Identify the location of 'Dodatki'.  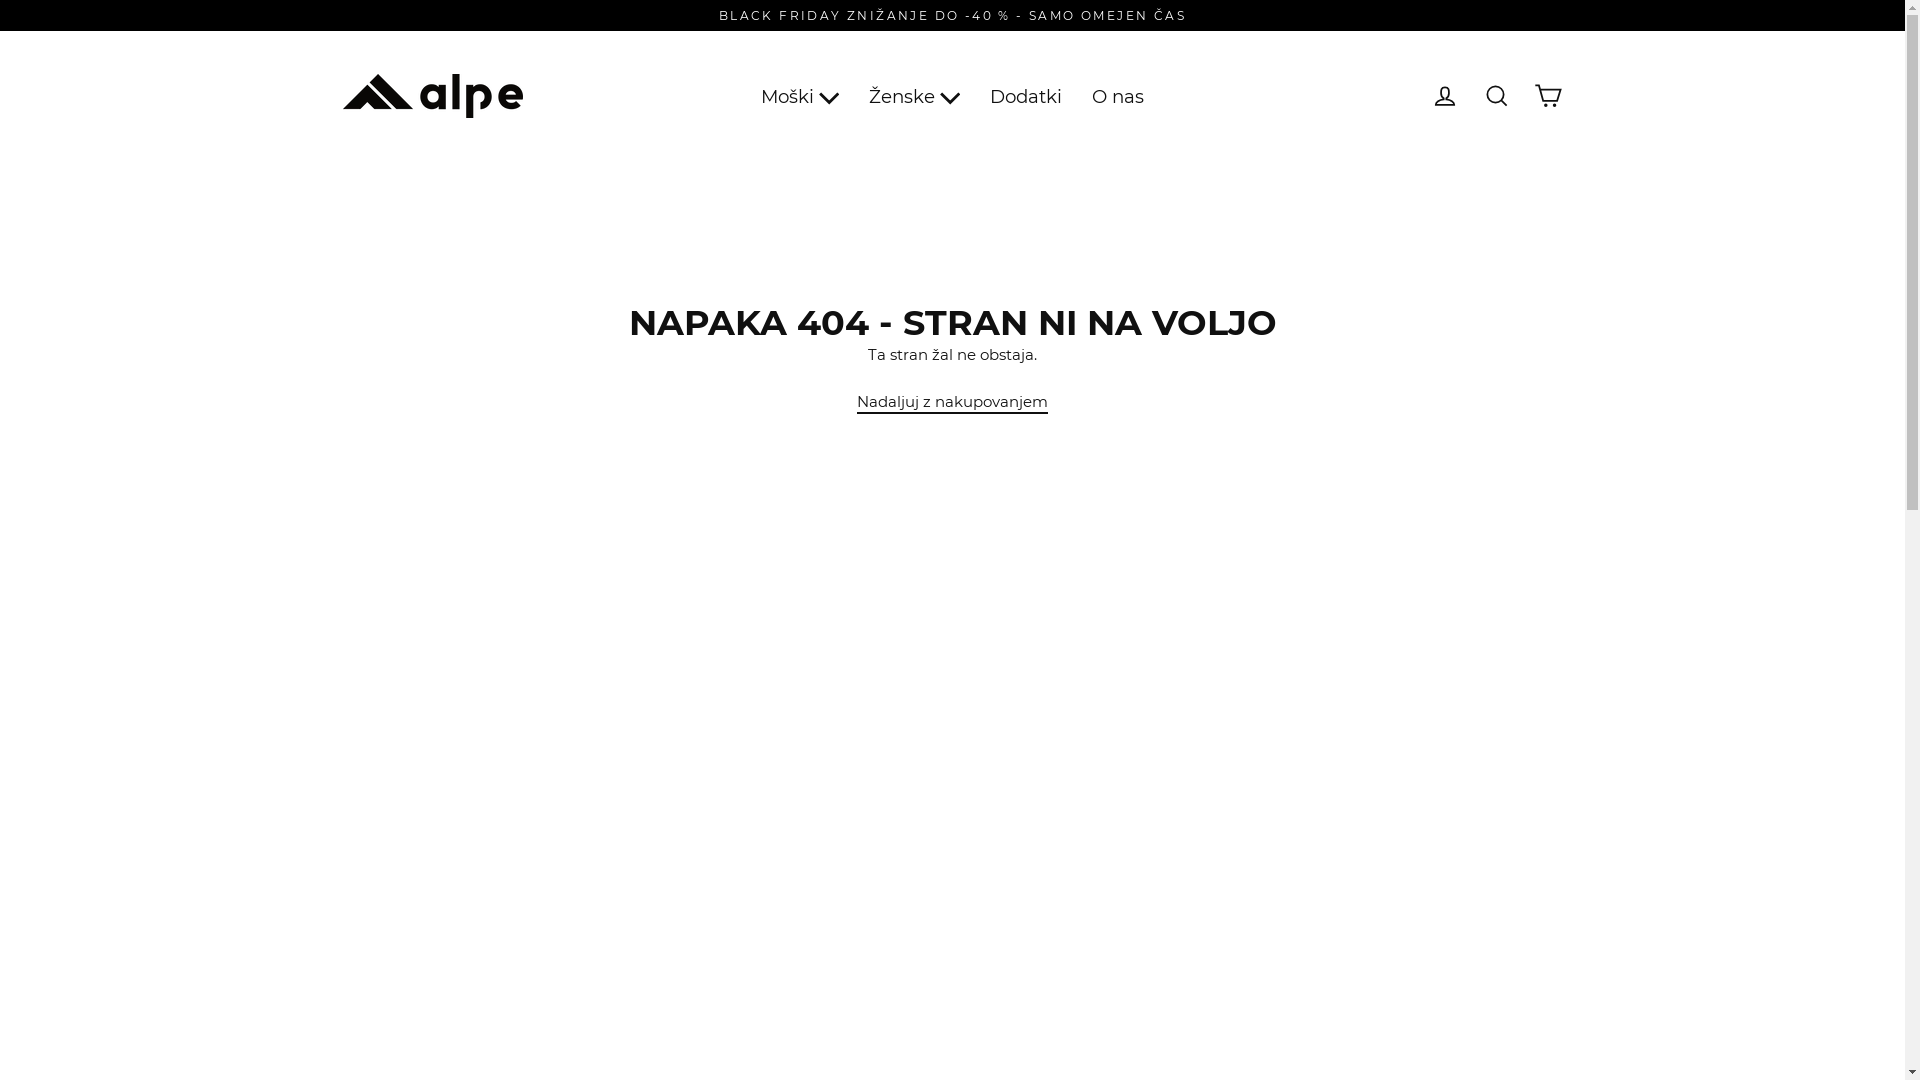
(1026, 96).